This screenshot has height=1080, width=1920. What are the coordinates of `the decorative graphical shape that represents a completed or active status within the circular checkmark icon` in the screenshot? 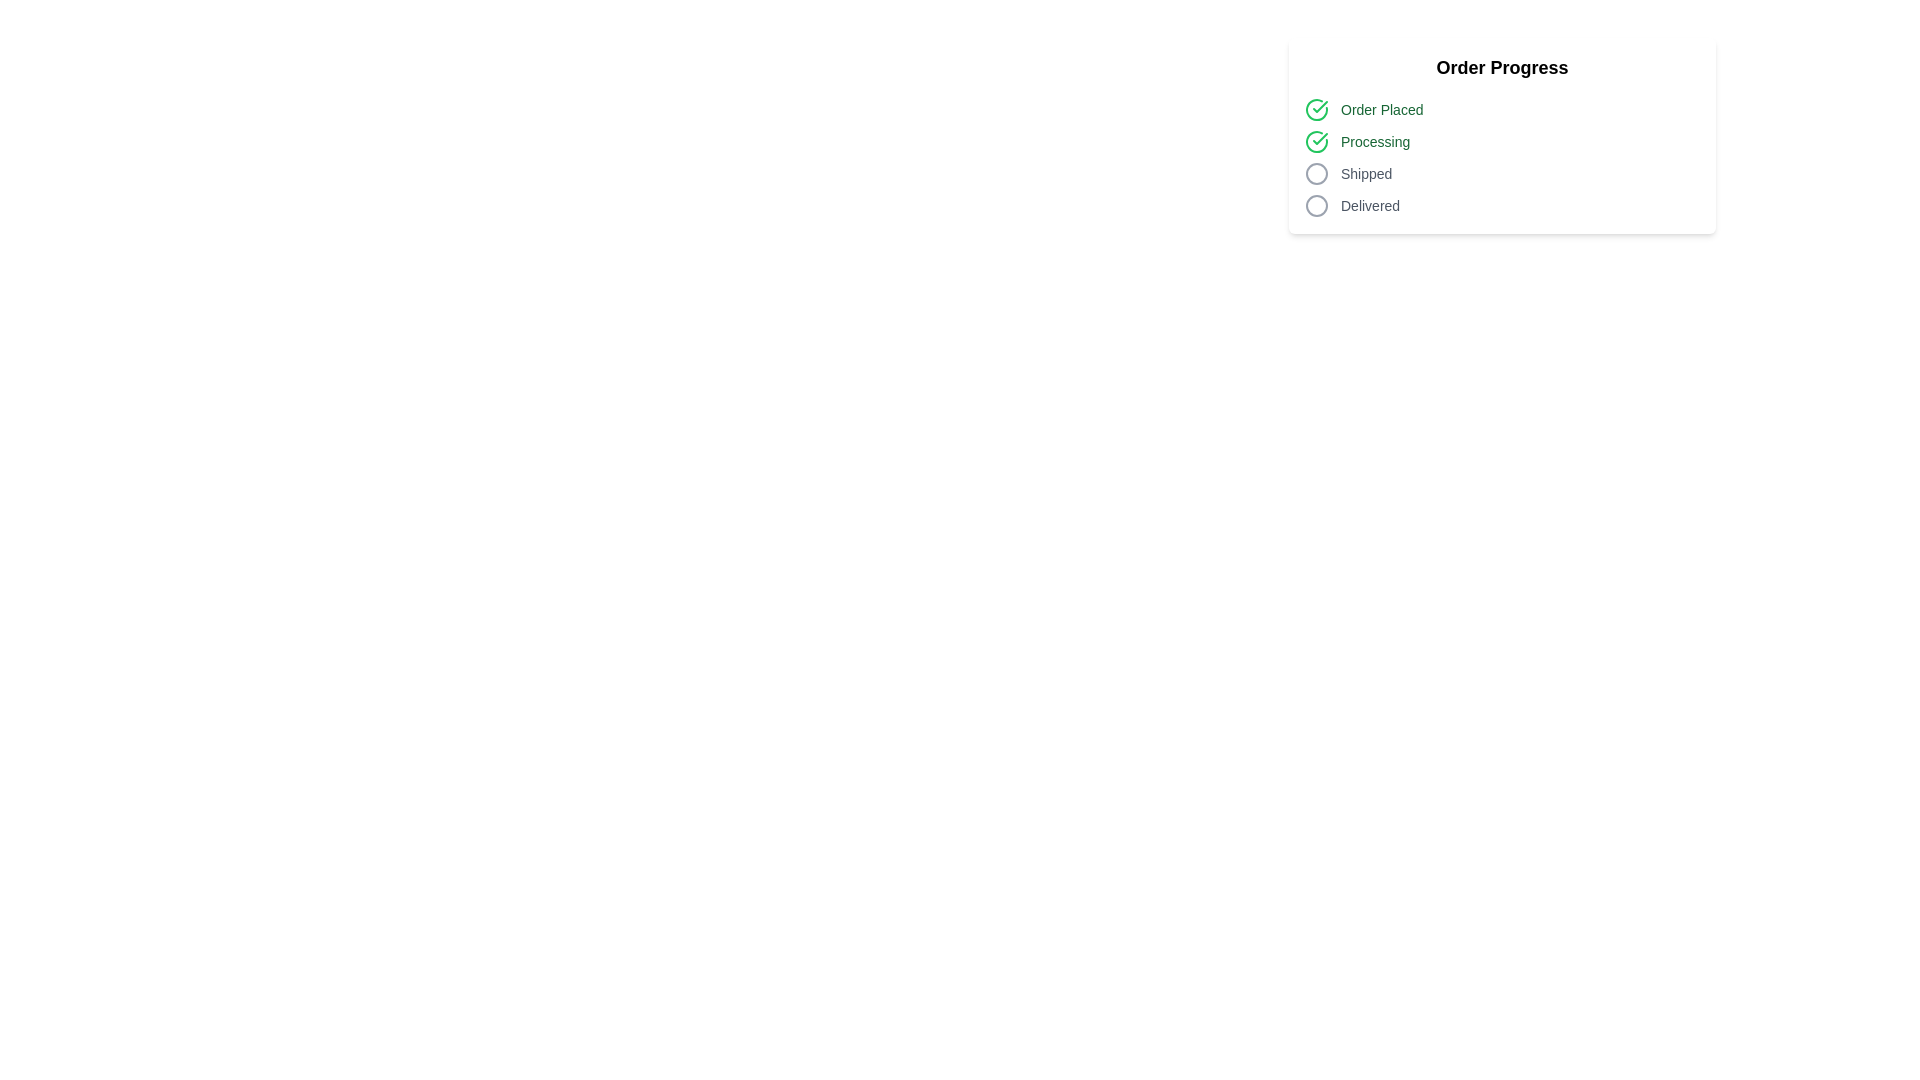 It's located at (1316, 141).